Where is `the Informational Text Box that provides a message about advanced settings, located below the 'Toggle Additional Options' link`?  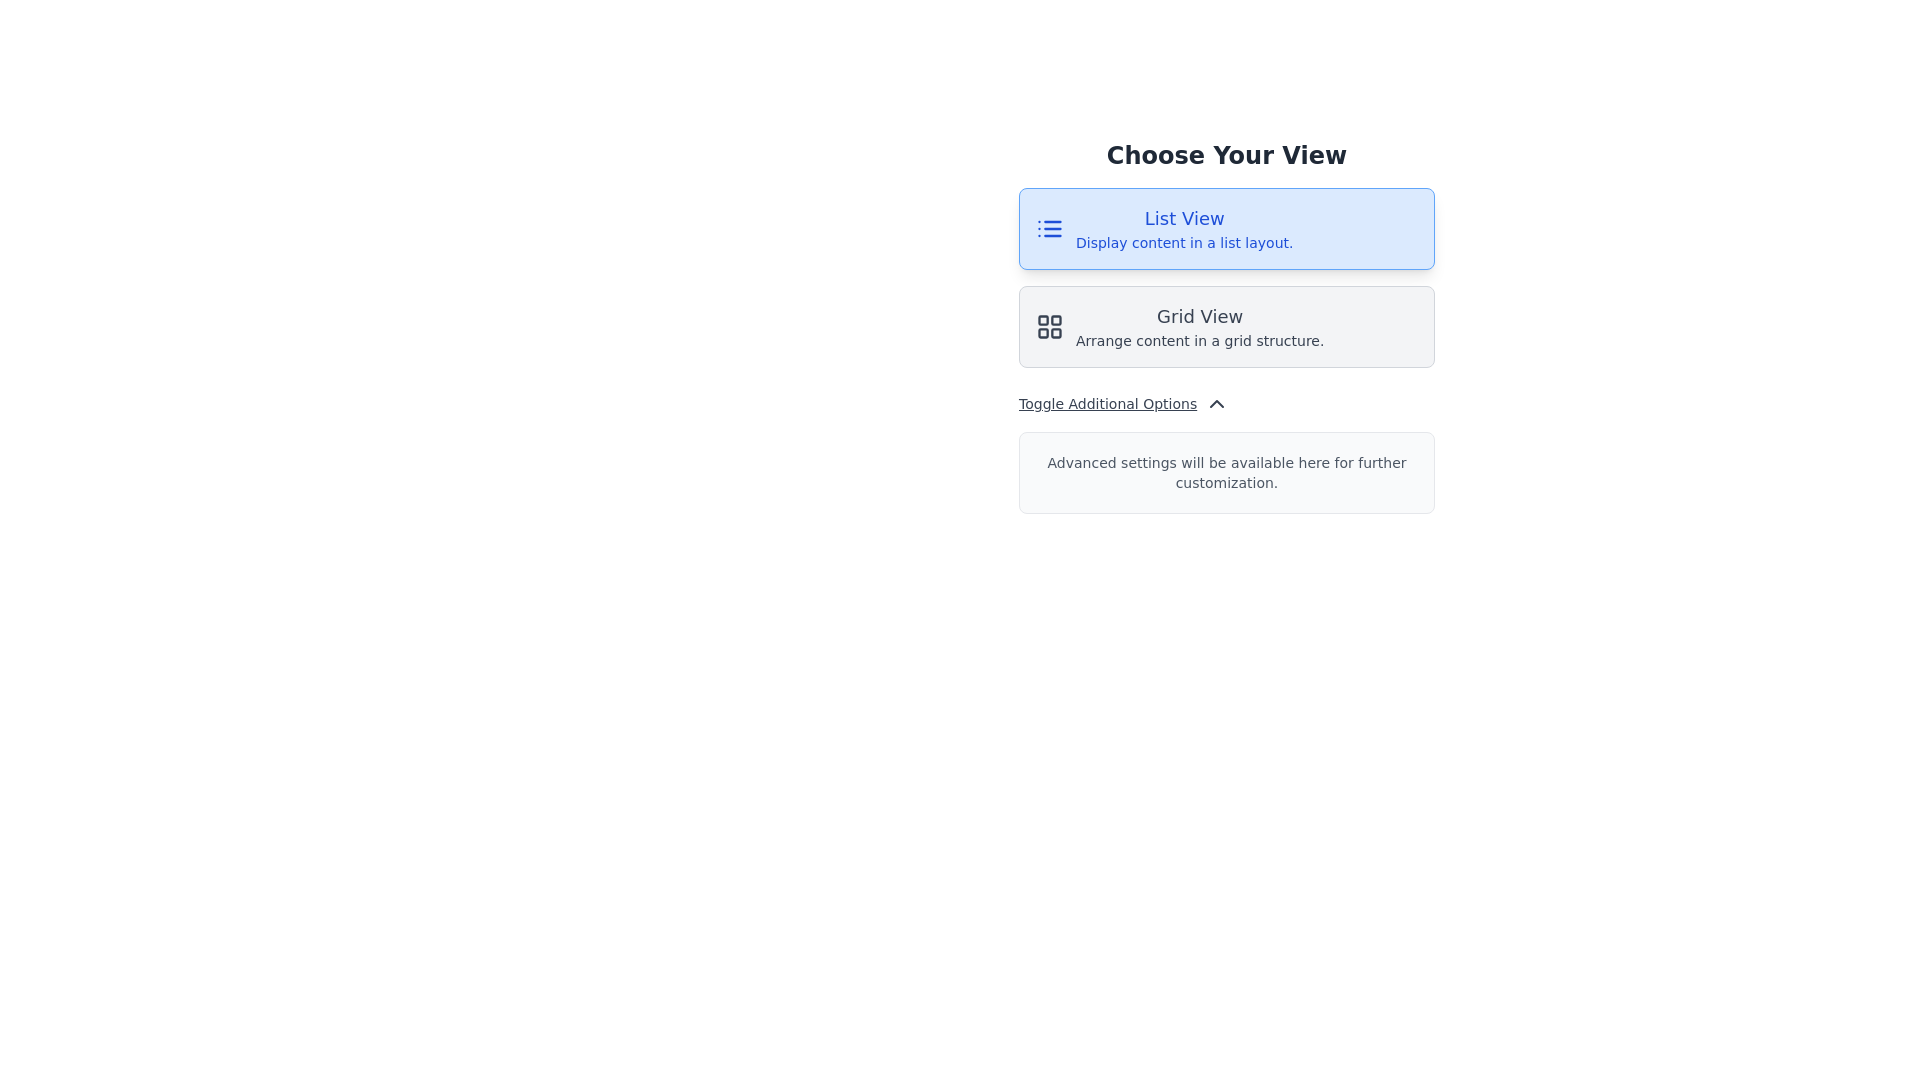 the Informational Text Box that provides a message about advanced settings, located below the 'Toggle Additional Options' link is located at coordinates (1226, 473).